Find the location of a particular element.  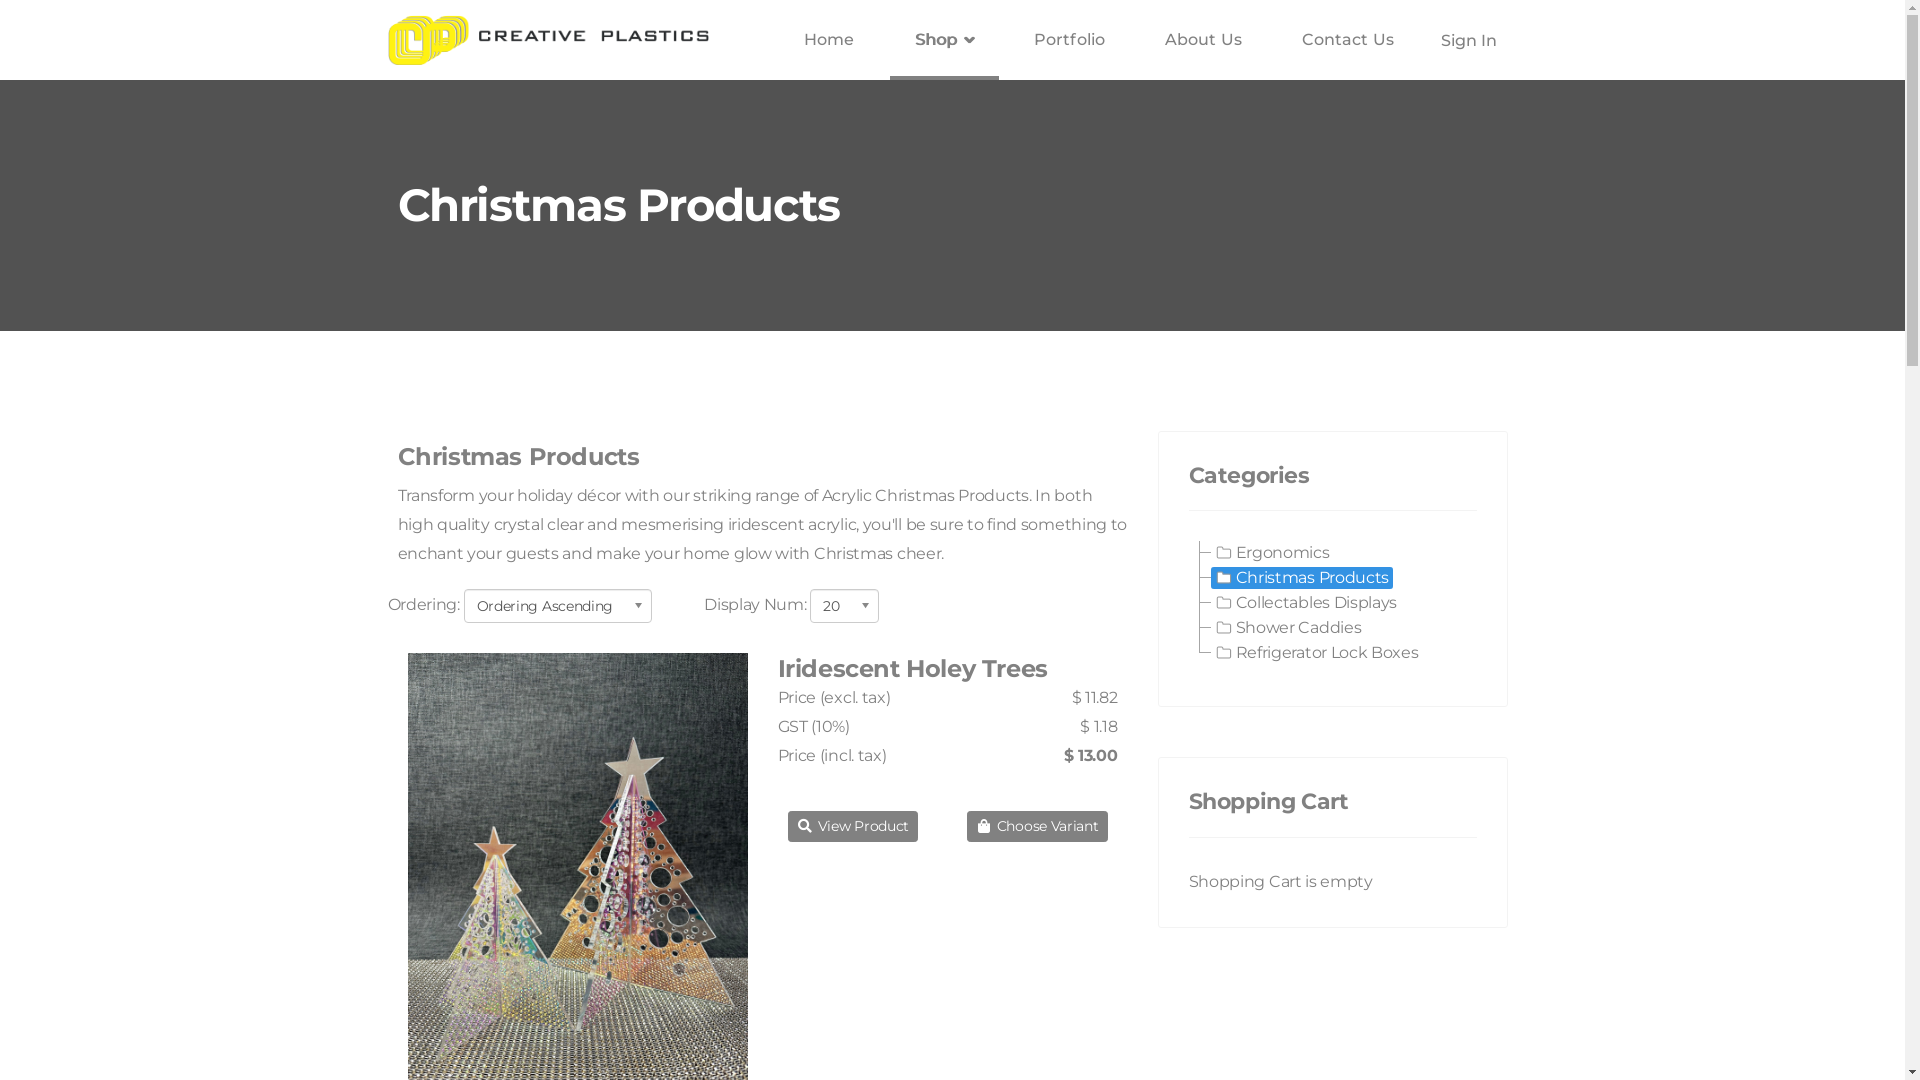

'Sign In' is located at coordinates (1433, 40).